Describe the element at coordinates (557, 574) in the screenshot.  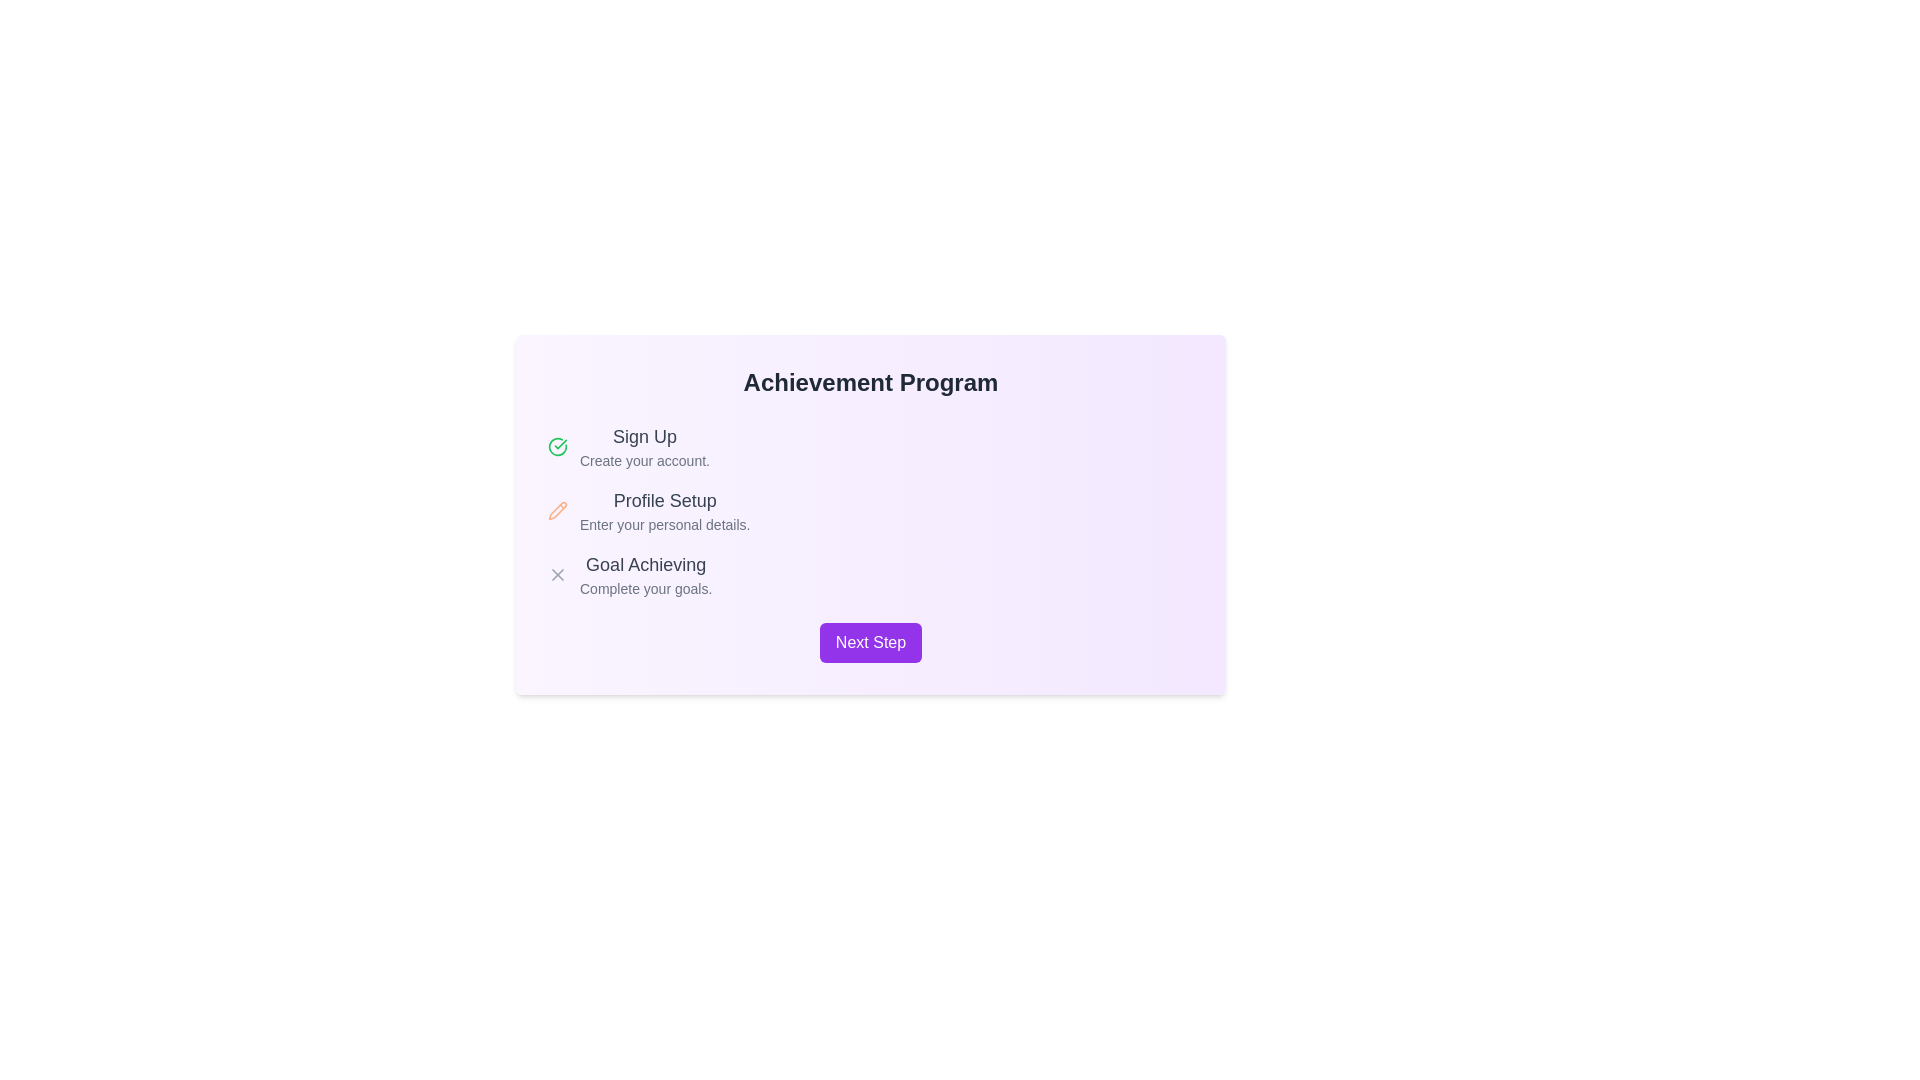
I see `the icon representing the incomplete or inactive state related to the 'Goal Achieving' step` at that location.